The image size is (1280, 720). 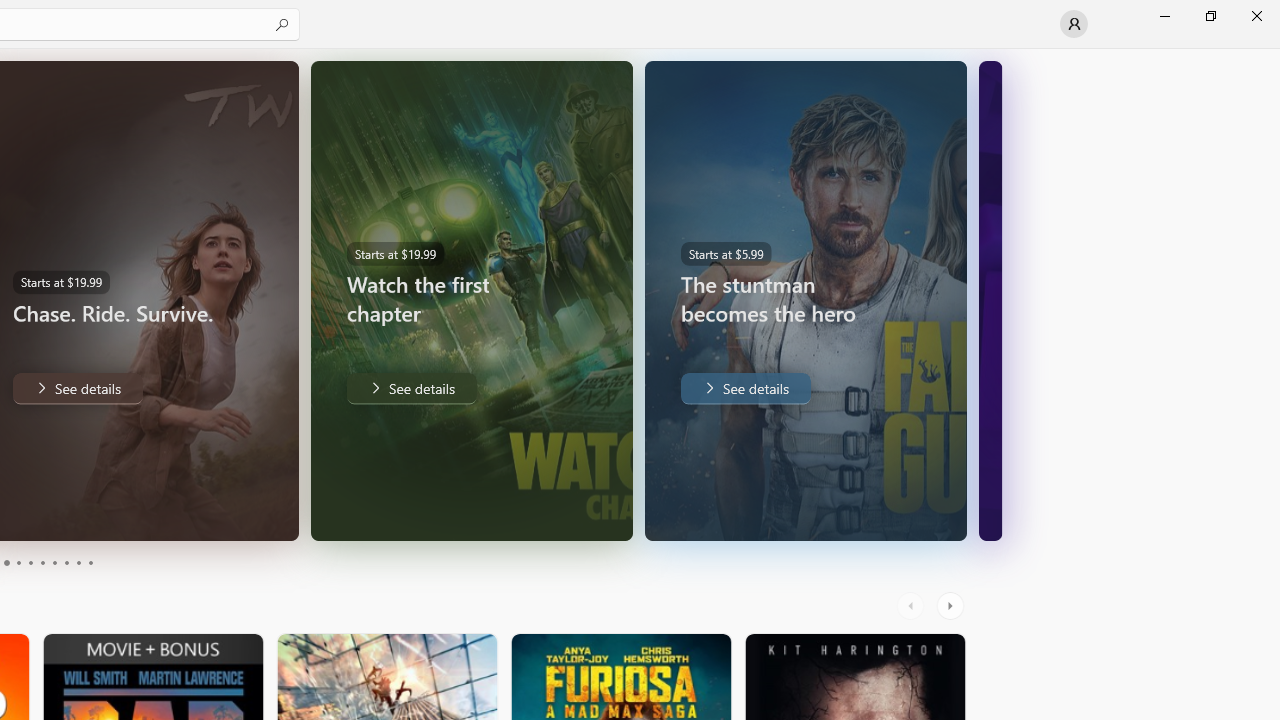 What do you see at coordinates (42, 563) in the screenshot?
I see `'Page 6'` at bounding box center [42, 563].